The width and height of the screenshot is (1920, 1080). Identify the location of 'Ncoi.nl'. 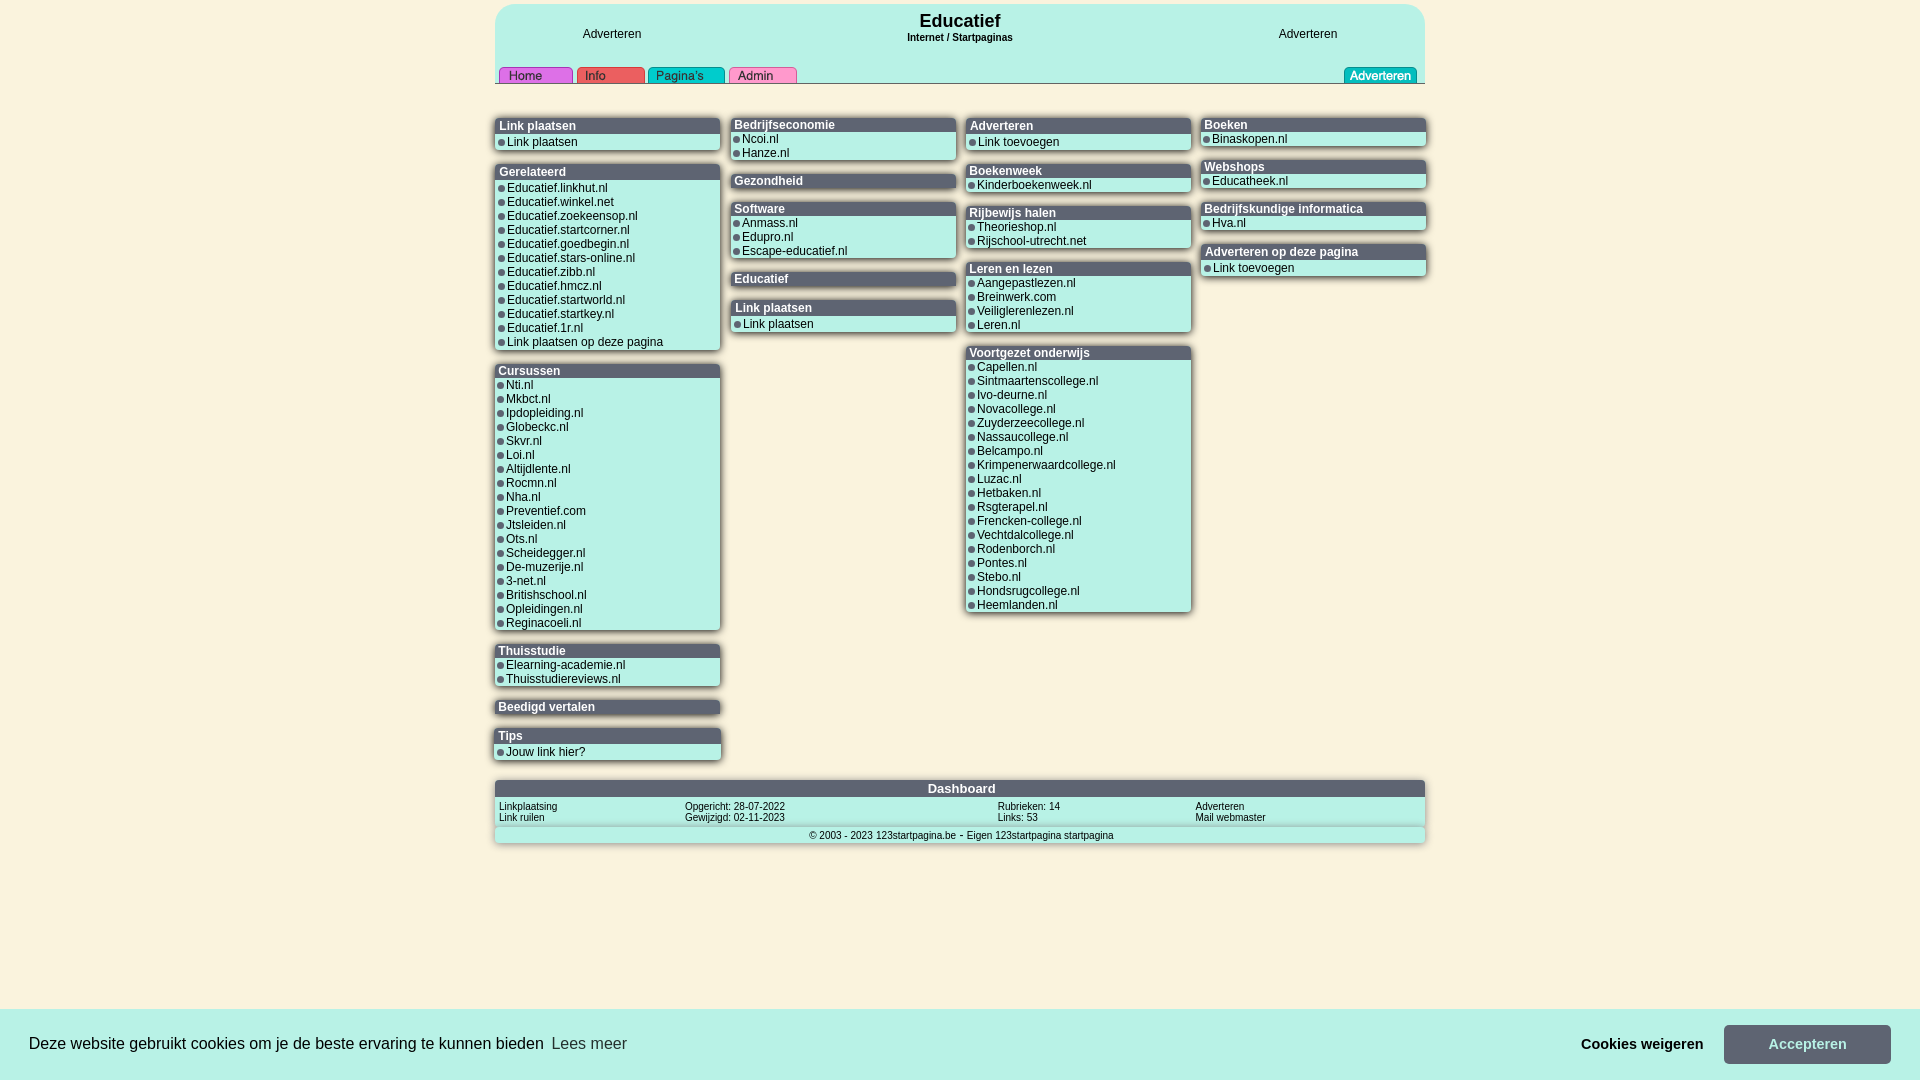
(741, 137).